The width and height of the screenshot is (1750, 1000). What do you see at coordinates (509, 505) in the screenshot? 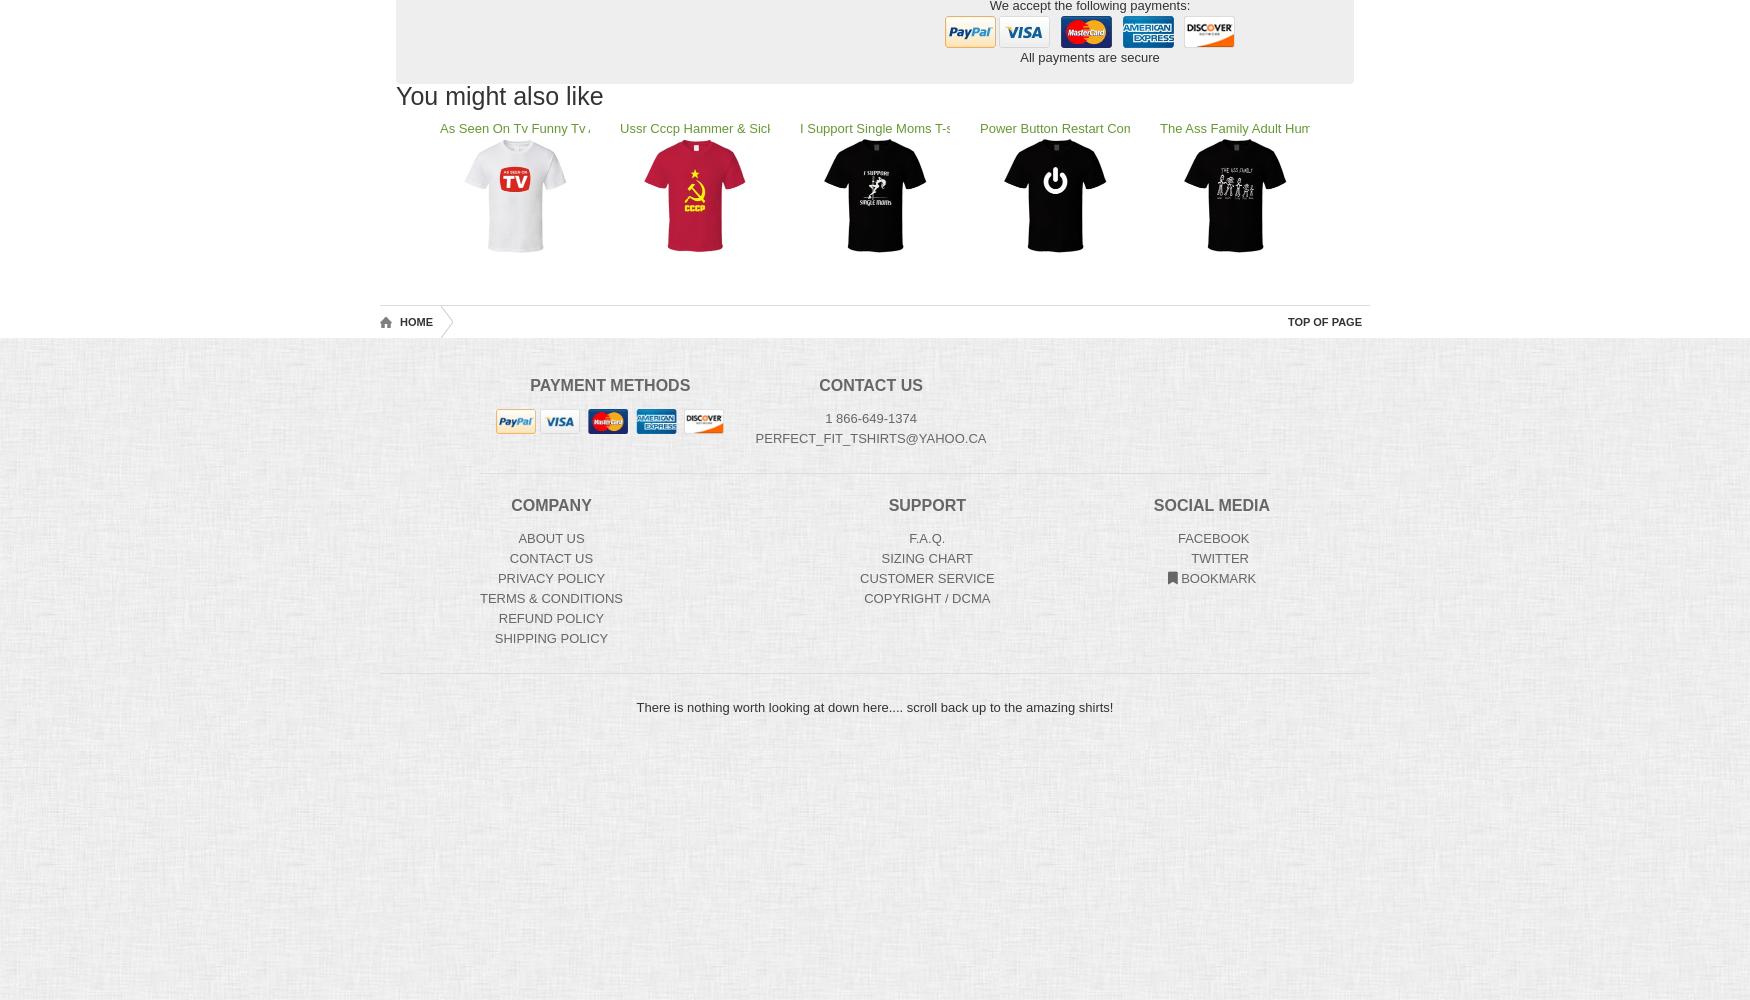
I see `'Company'` at bounding box center [509, 505].